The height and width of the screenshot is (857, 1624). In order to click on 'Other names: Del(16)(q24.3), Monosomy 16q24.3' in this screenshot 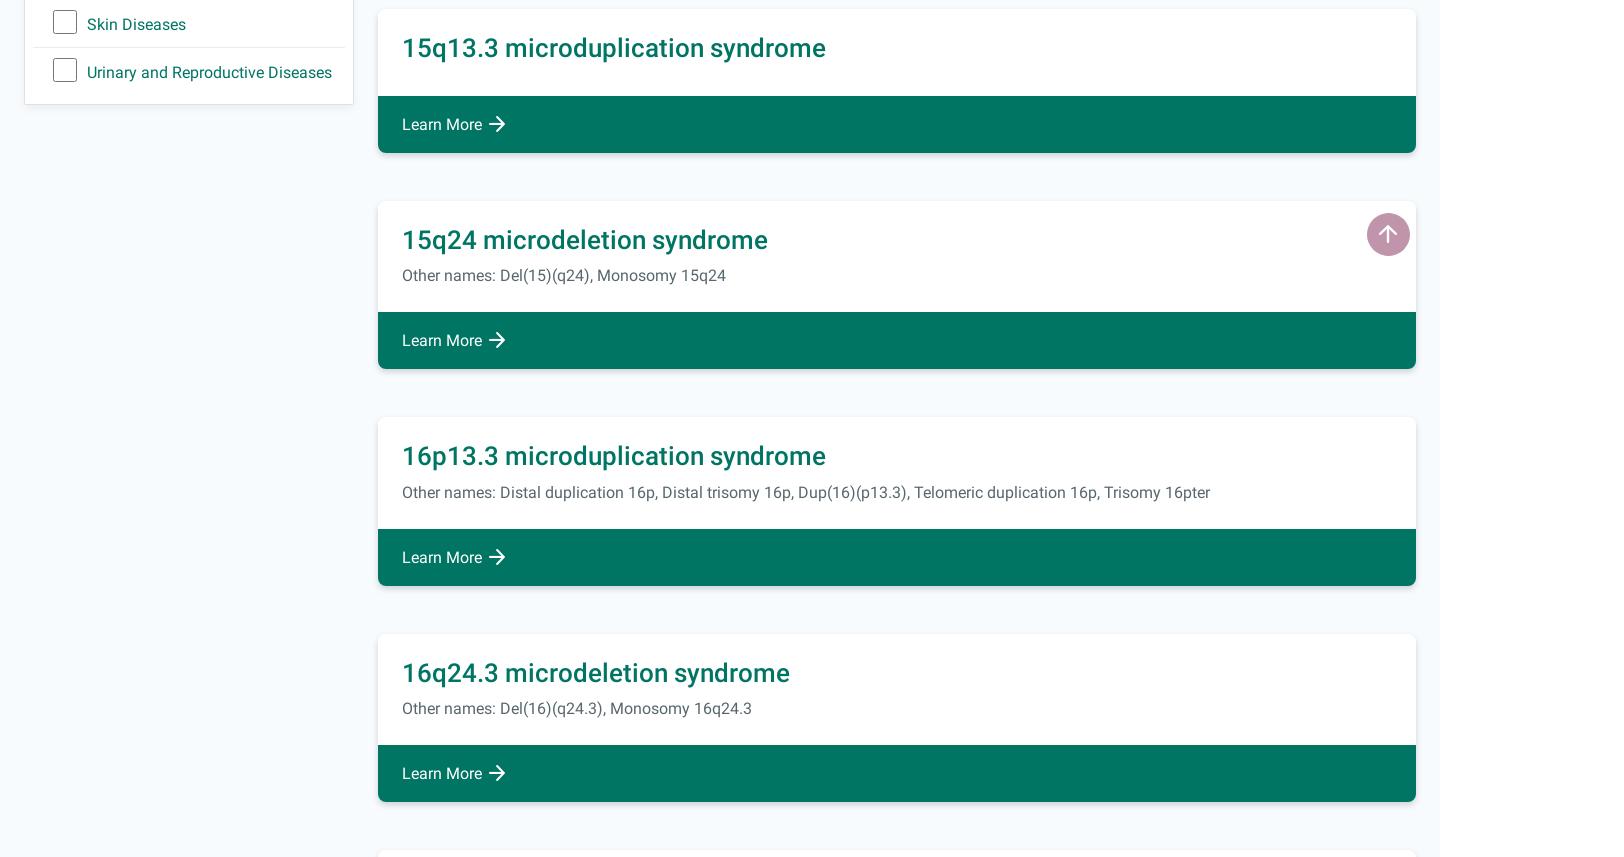, I will do `click(577, 707)`.